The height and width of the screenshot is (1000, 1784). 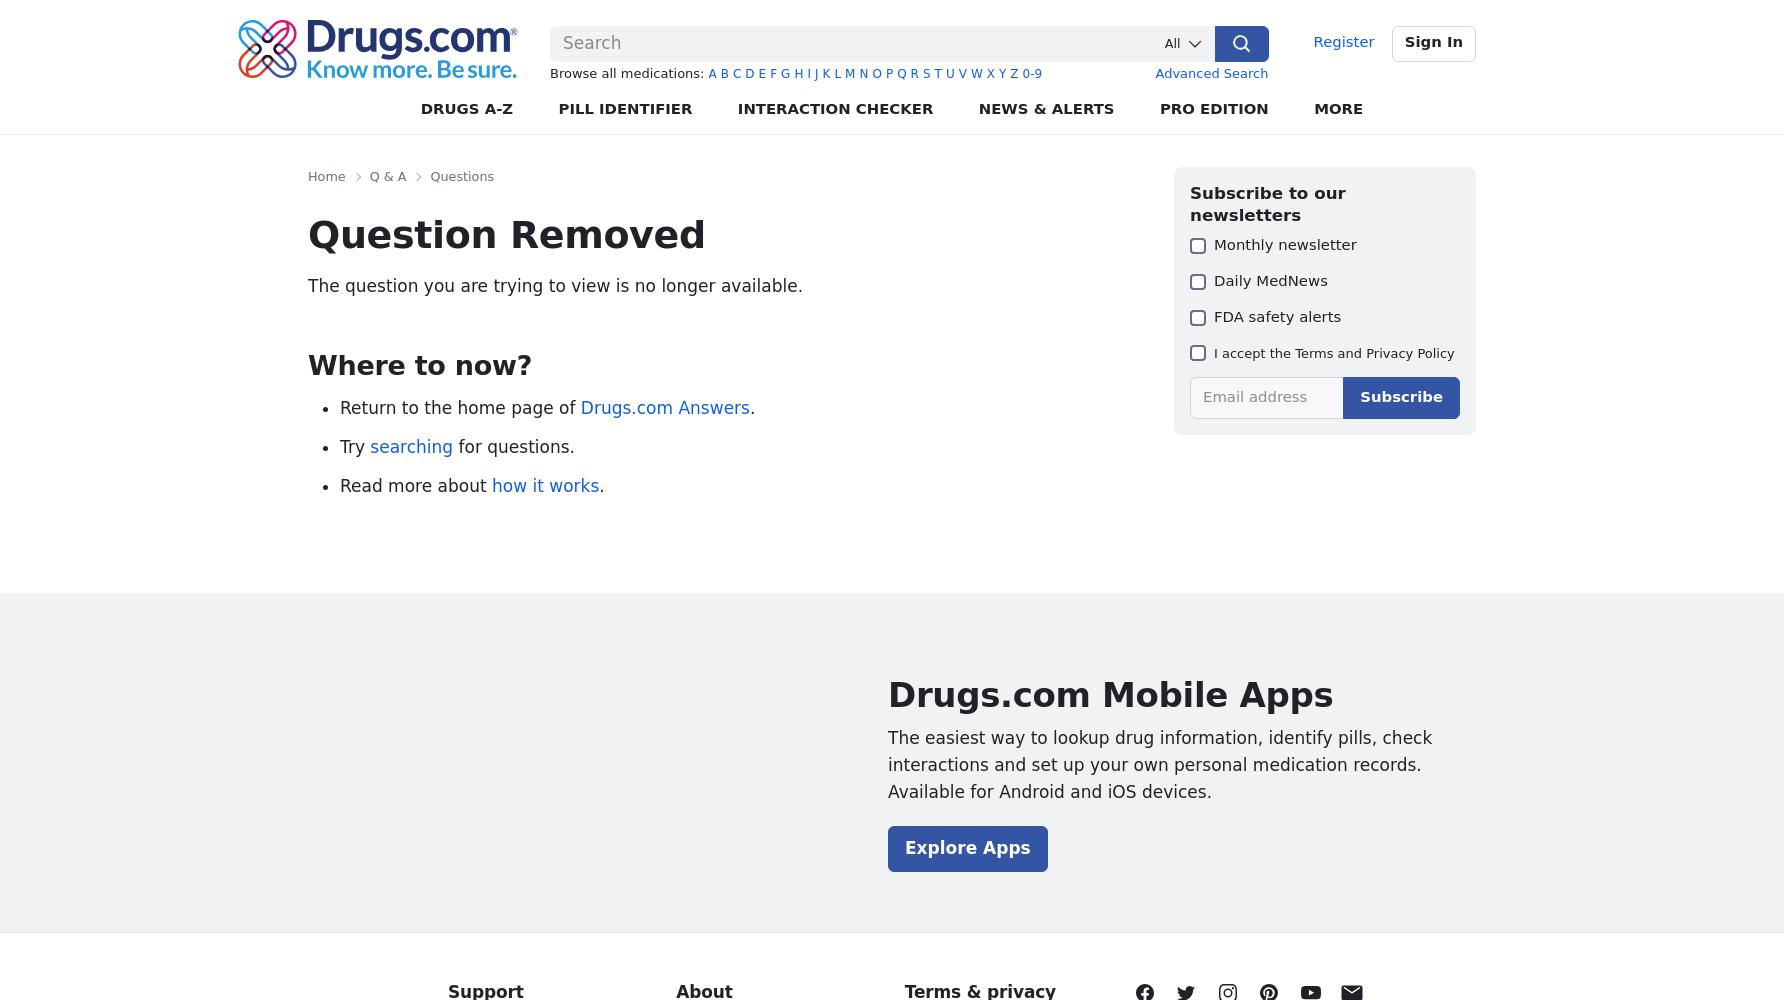 I want to click on 's', so click(x=926, y=73).